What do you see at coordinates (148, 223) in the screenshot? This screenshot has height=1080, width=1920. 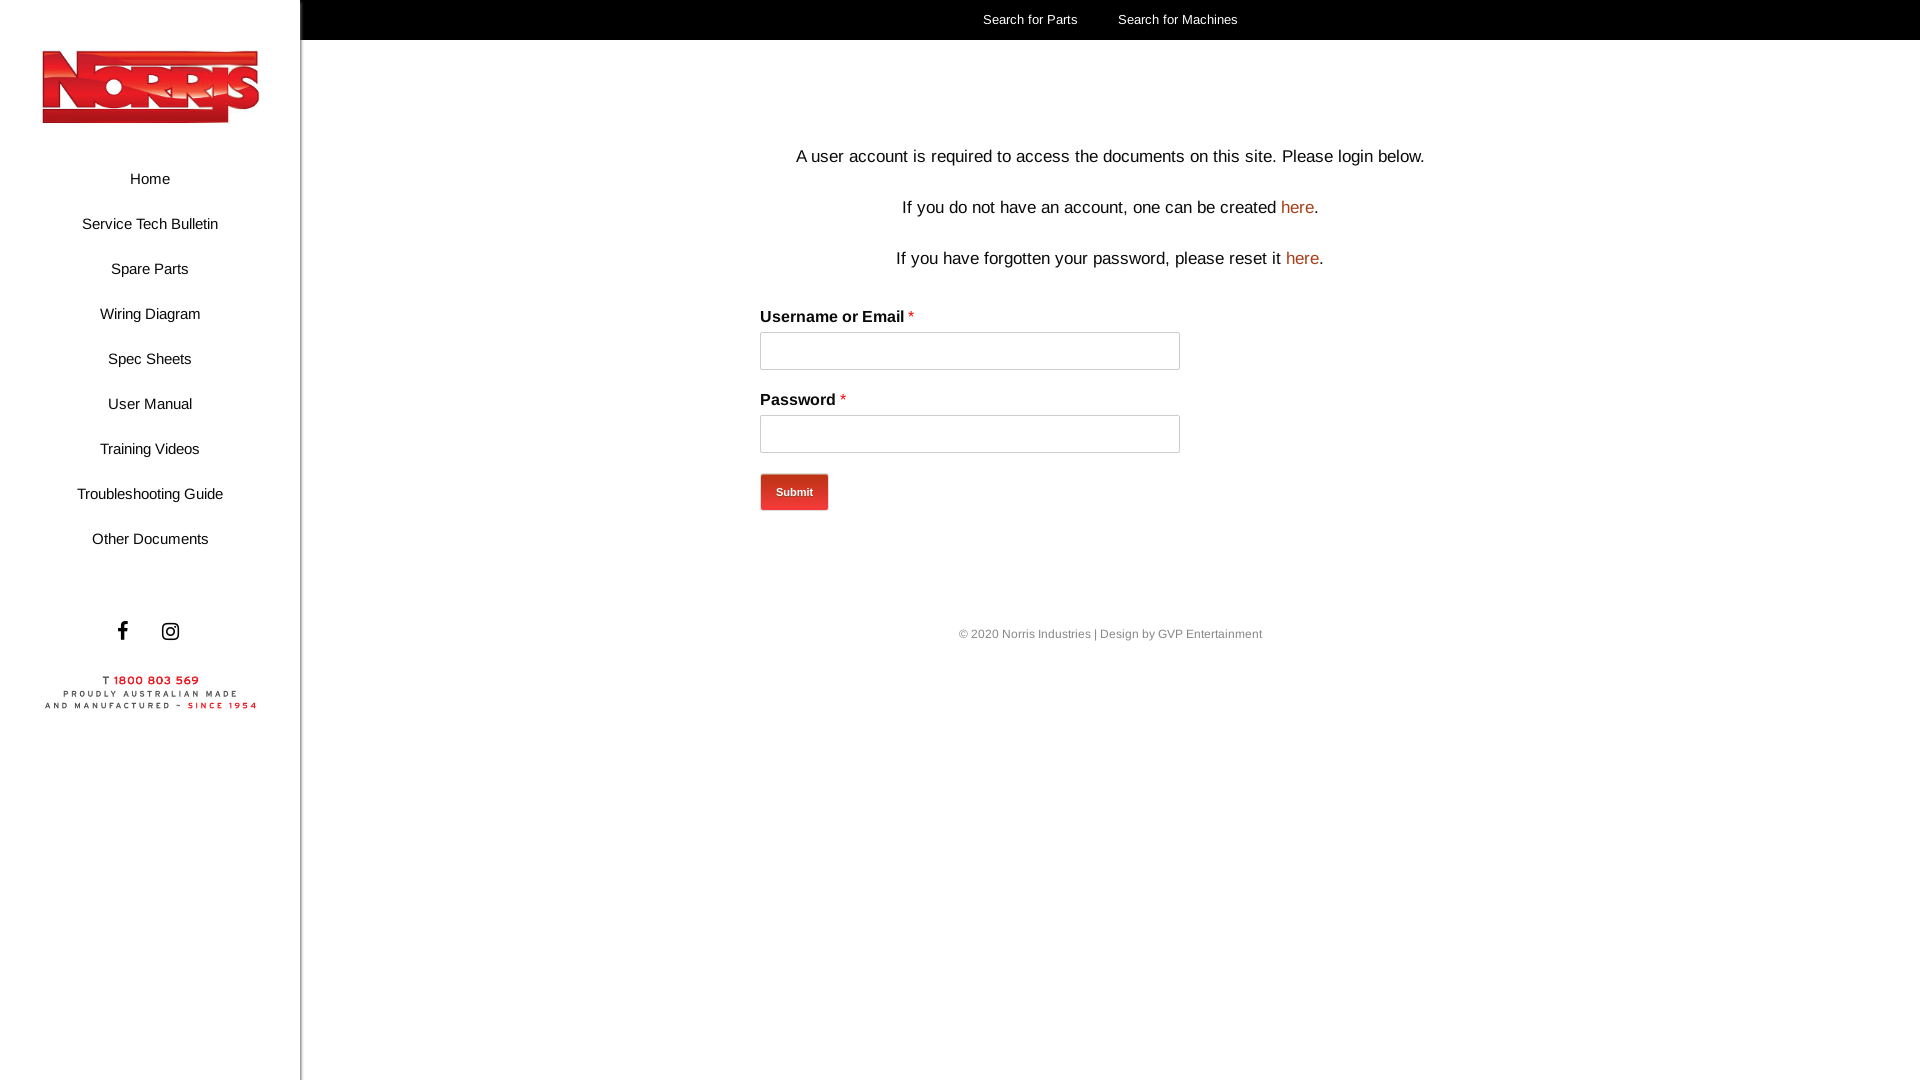 I see `'Service Tech Bulletin'` at bounding box center [148, 223].